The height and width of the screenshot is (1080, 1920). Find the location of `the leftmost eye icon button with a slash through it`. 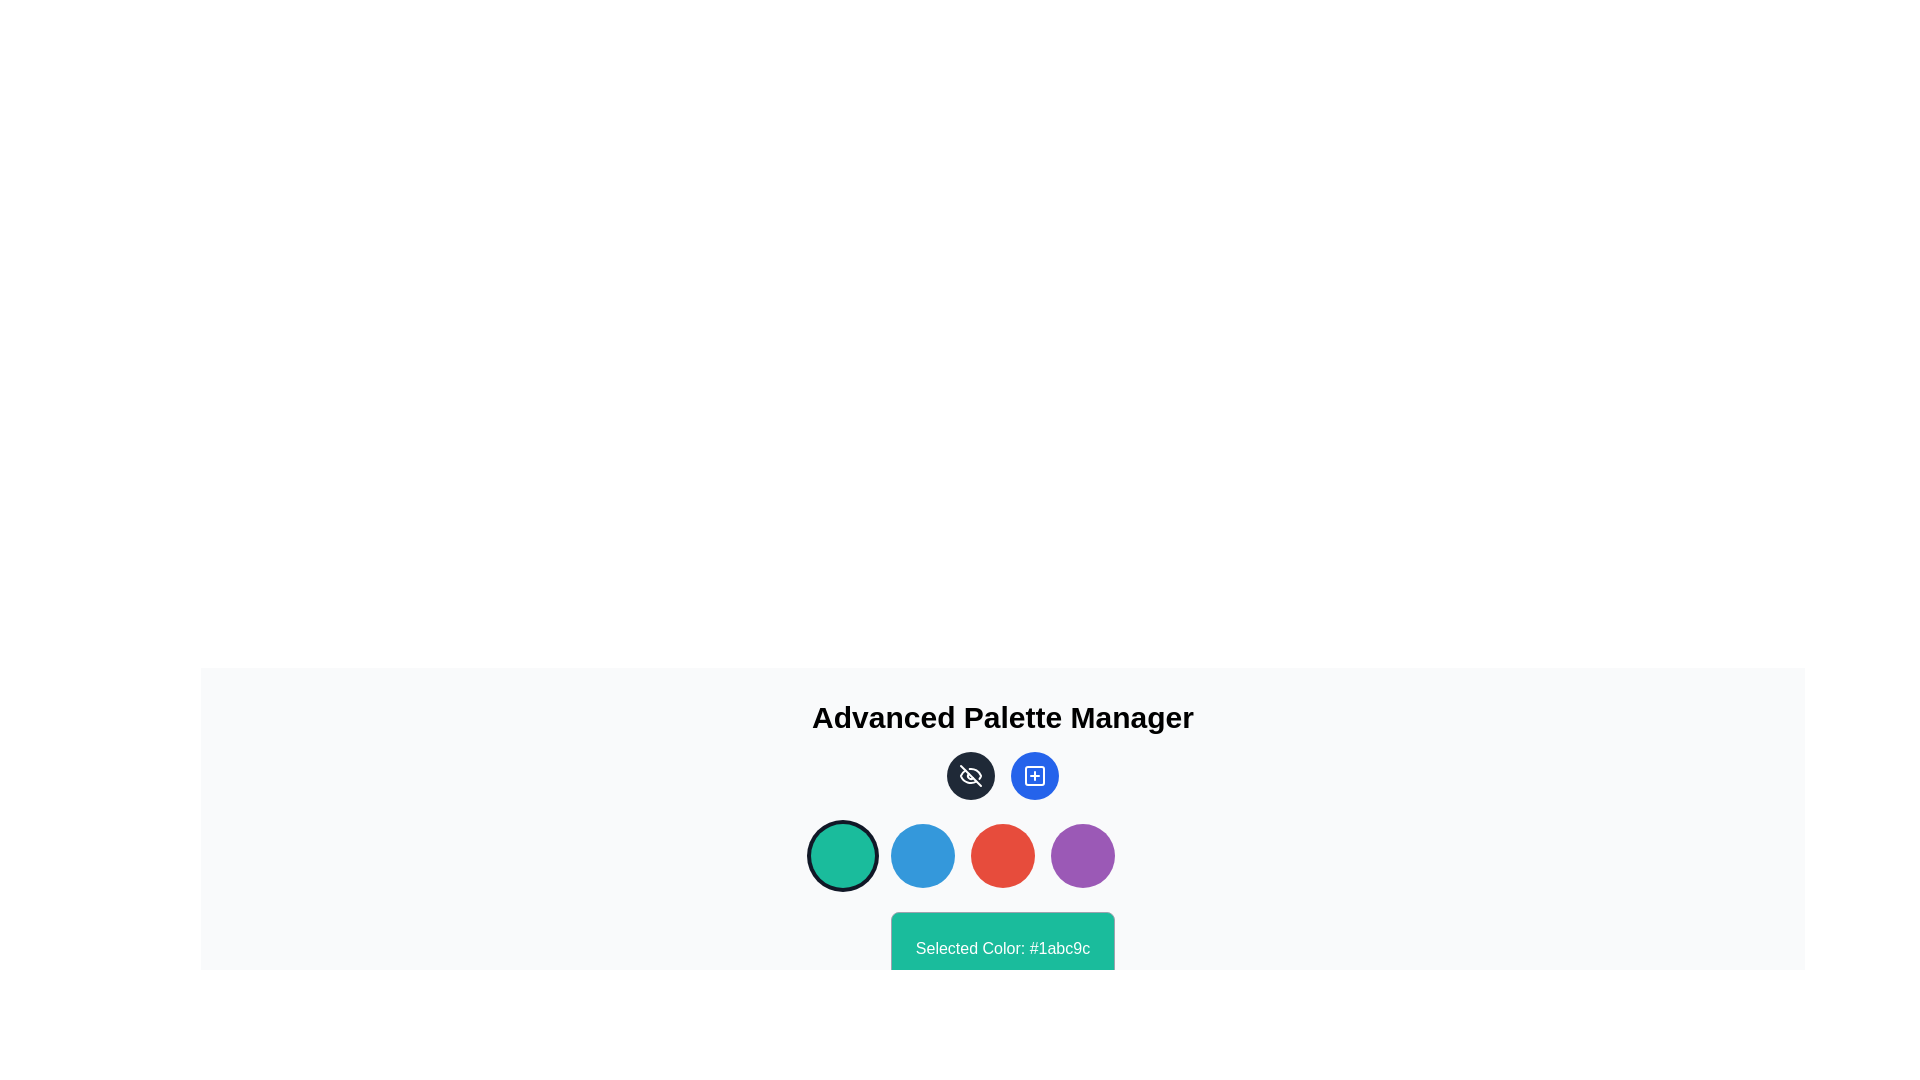

the leftmost eye icon button with a slash through it is located at coordinates (970, 774).